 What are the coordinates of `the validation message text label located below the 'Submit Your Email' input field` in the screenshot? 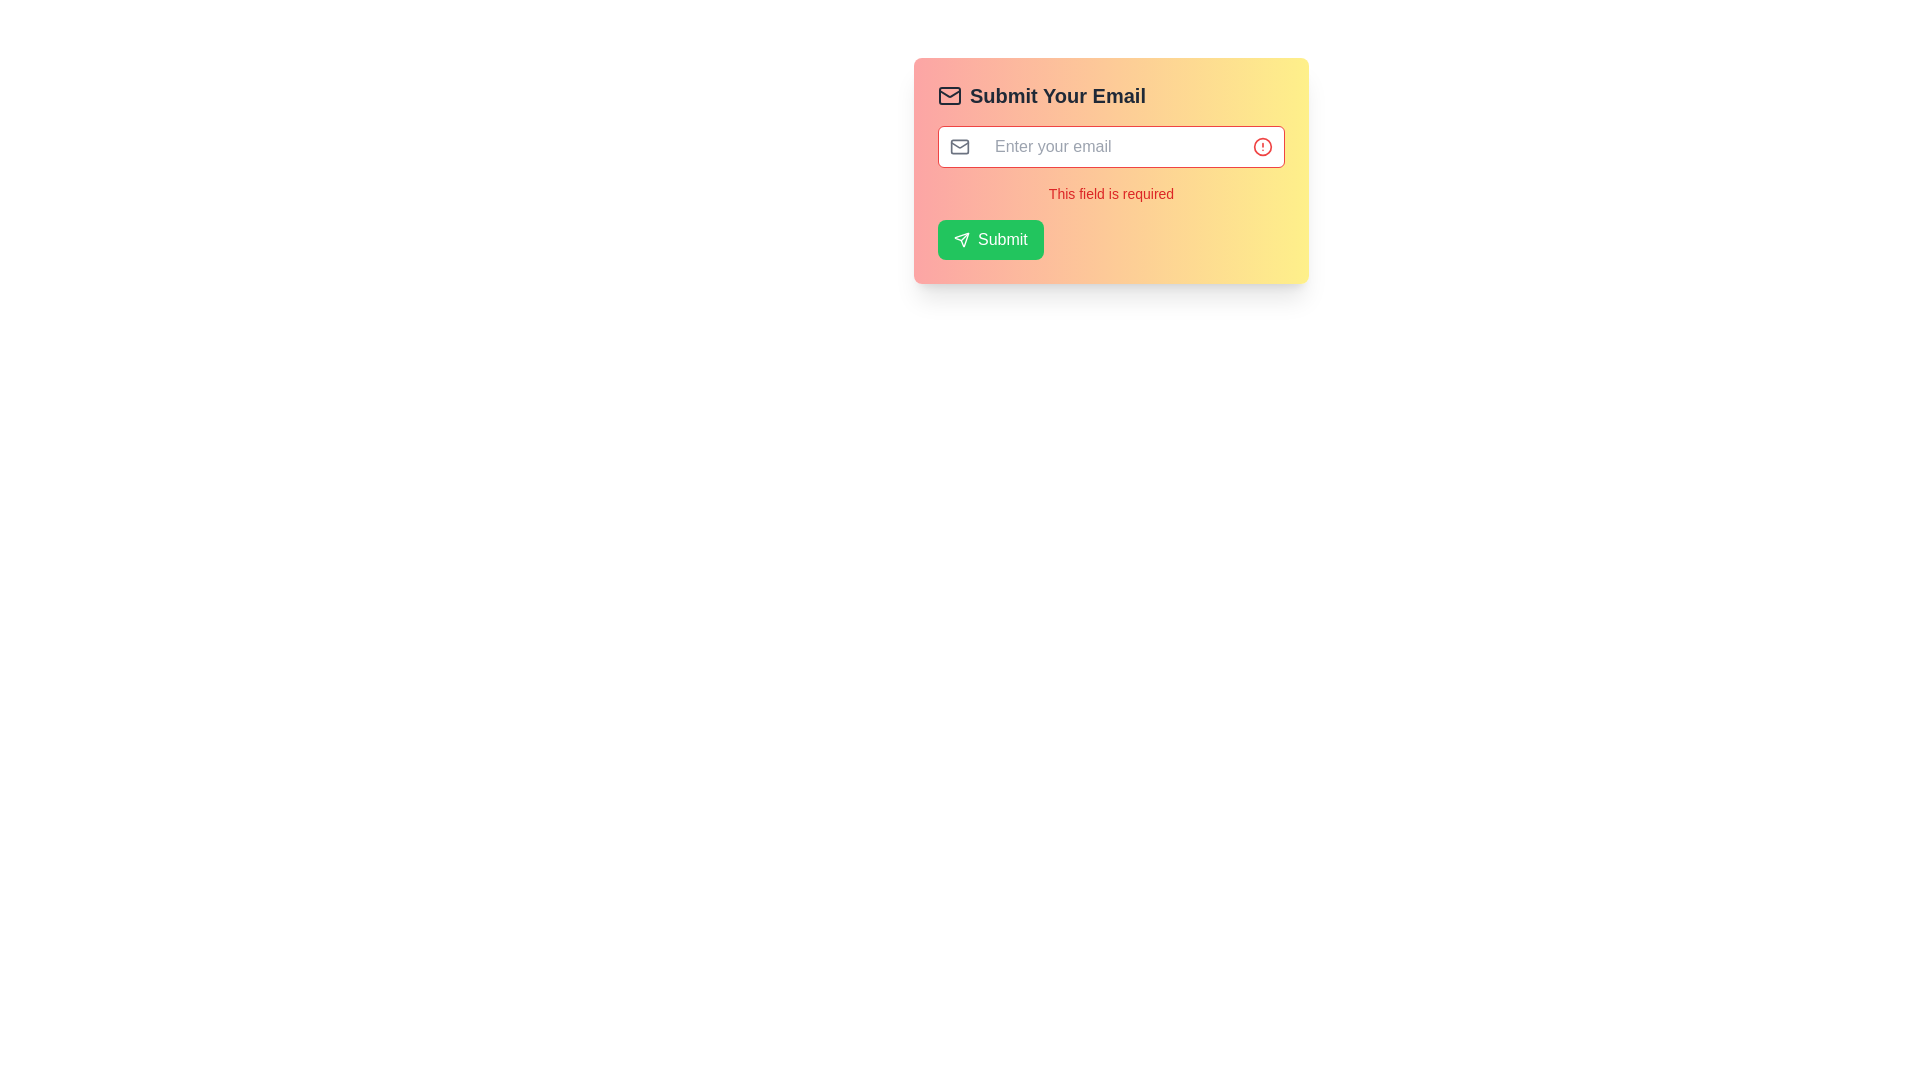 It's located at (1110, 193).